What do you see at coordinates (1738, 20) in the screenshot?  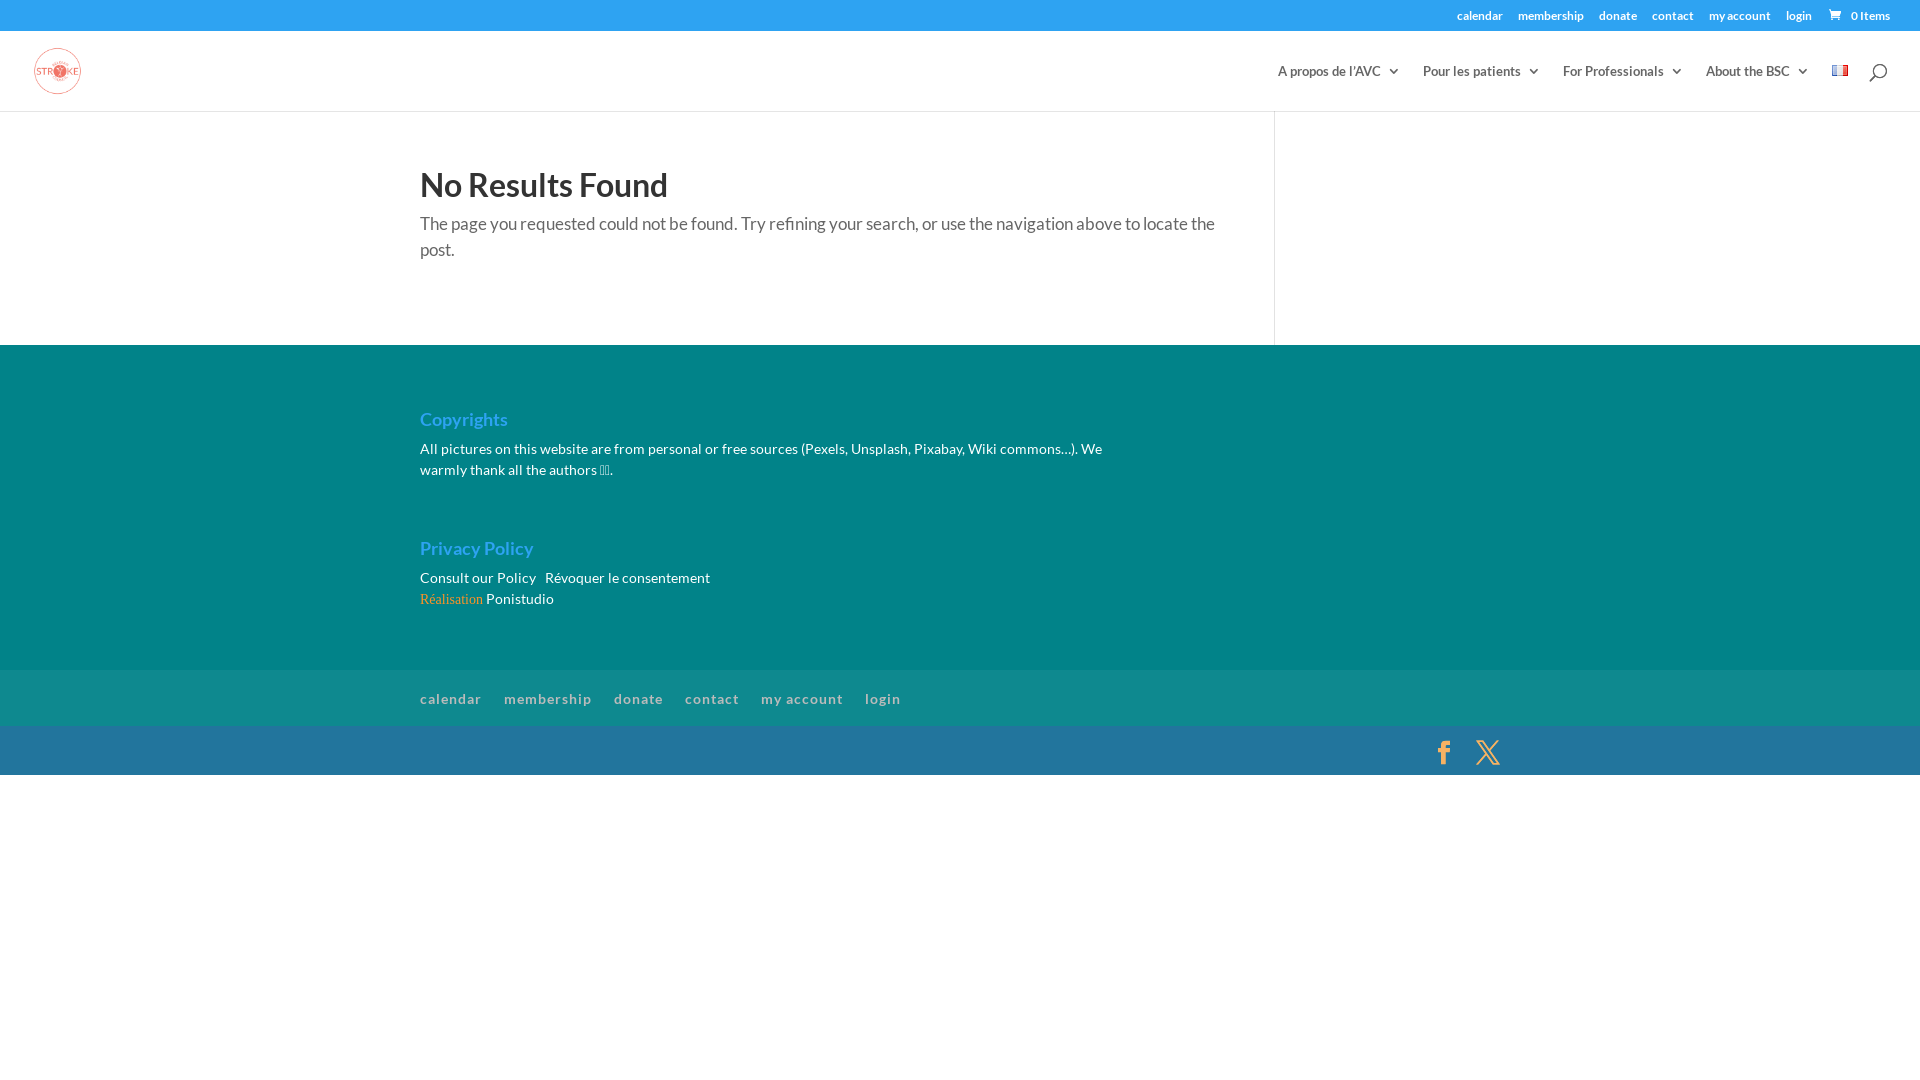 I see `'my account'` at bounding box center [1738, 20].